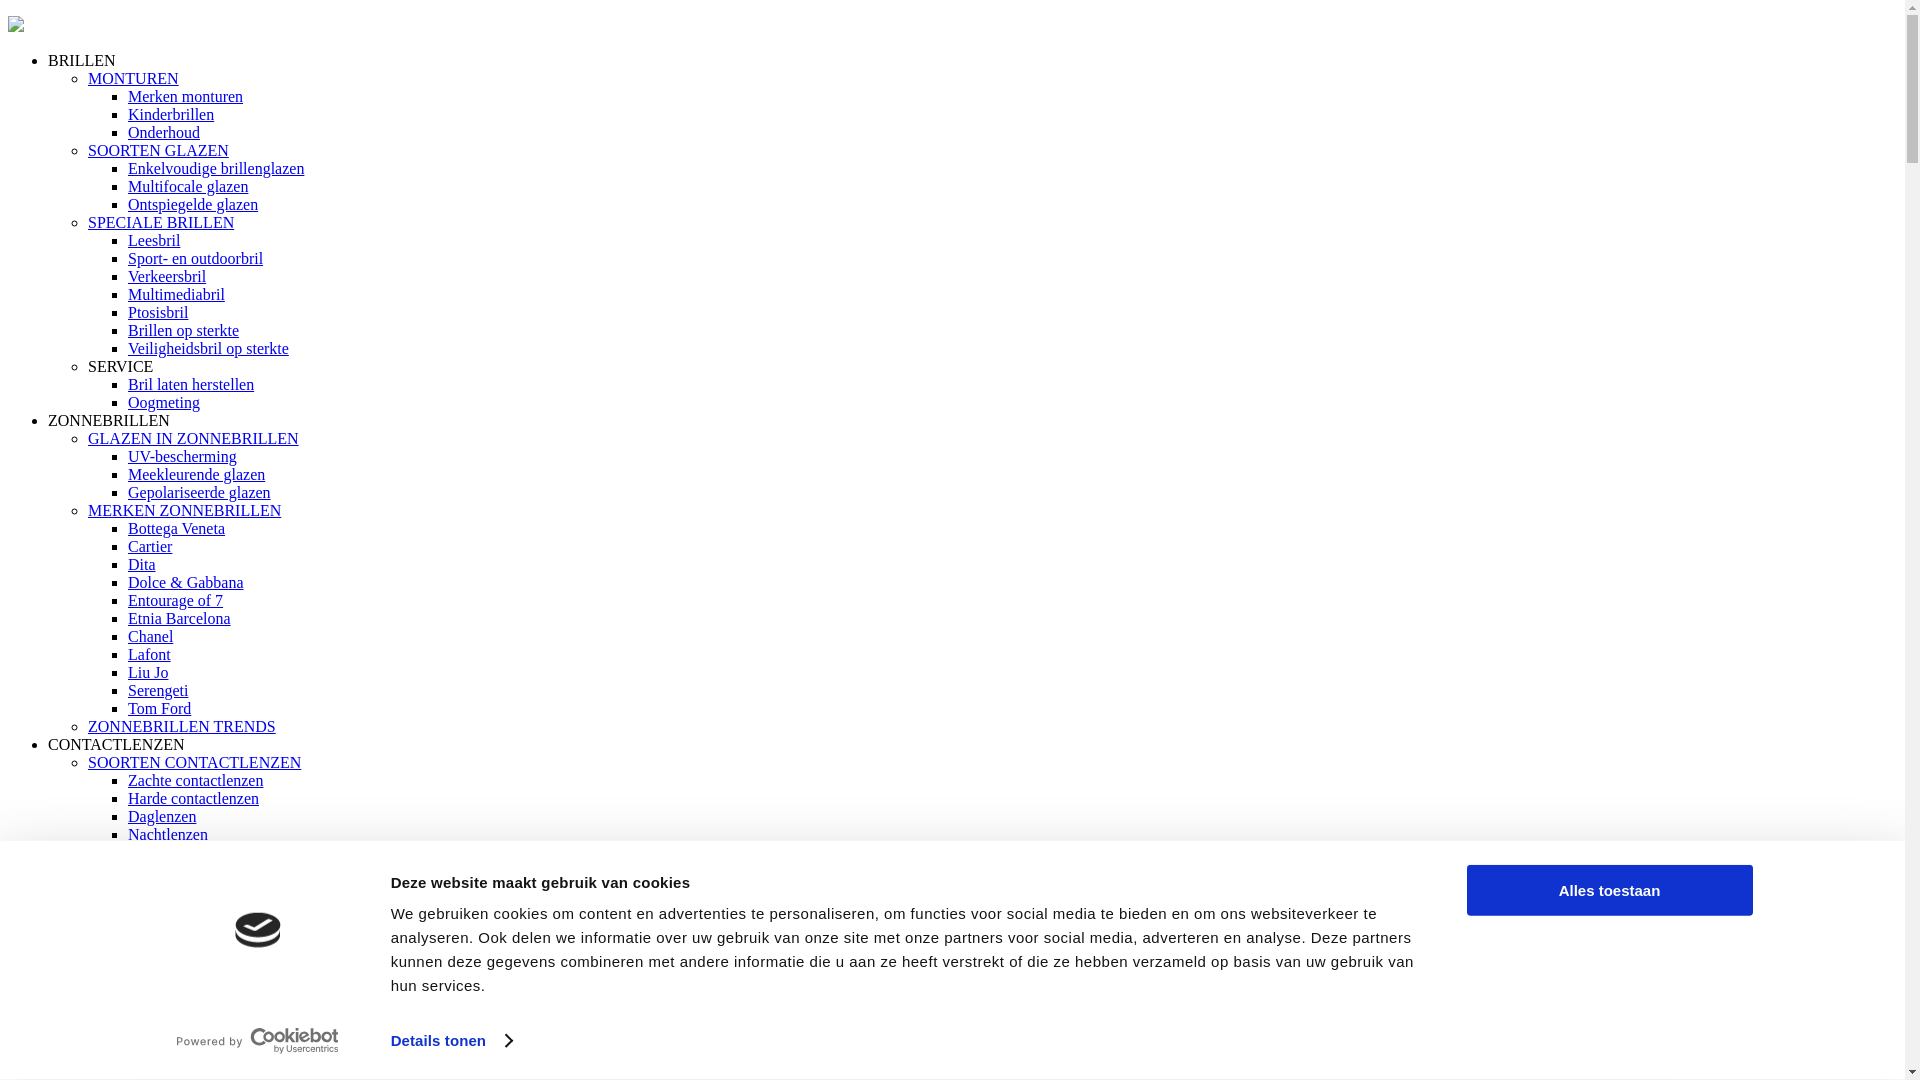 Image resolution: width=1920 pixels, height=1080 pixels. What do you see at coordinates (178, 906) in the screenshot?
I see `'Torische lenzen'` at bounding box center [178, 906].